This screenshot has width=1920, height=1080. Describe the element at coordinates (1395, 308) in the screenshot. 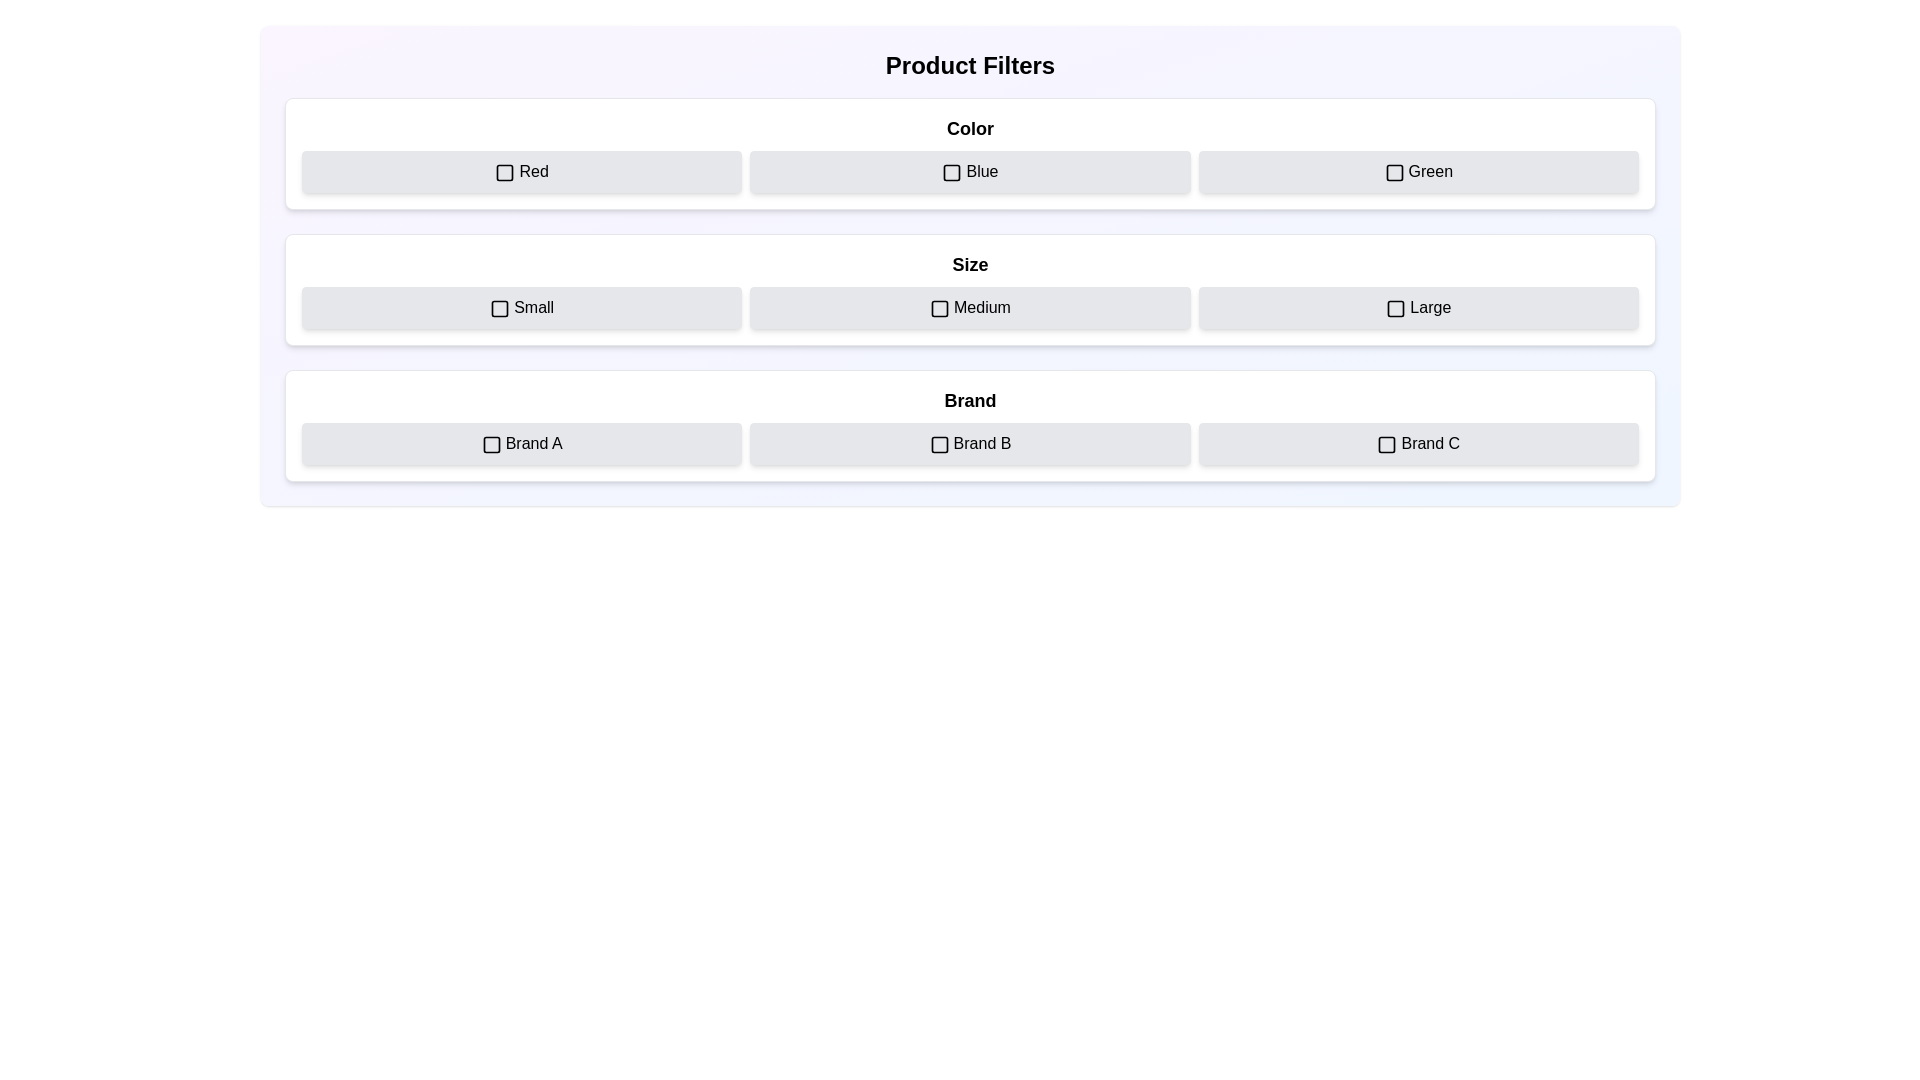

I see `the visual checkbox for the 'Large' size option located` at that location.